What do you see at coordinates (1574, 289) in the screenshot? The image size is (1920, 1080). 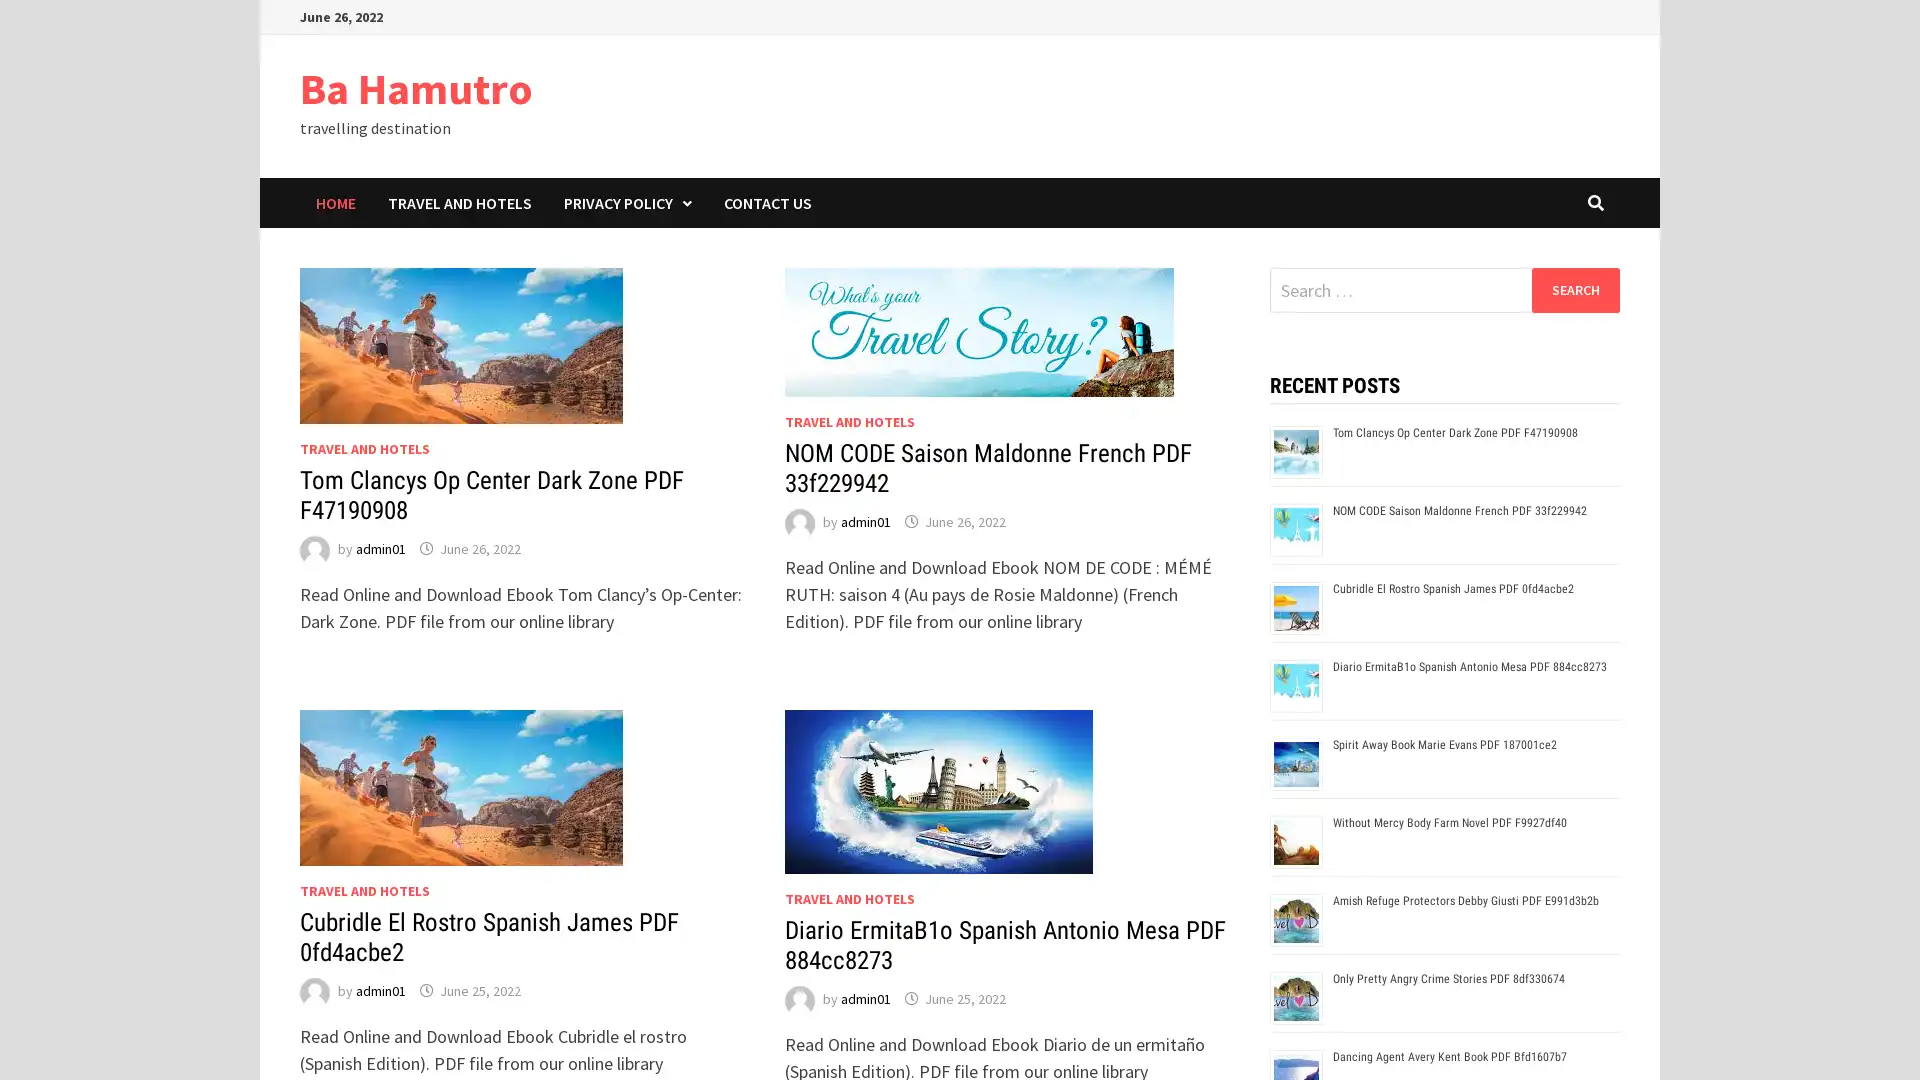 I see `Search` at bounding box center [1574, 289].